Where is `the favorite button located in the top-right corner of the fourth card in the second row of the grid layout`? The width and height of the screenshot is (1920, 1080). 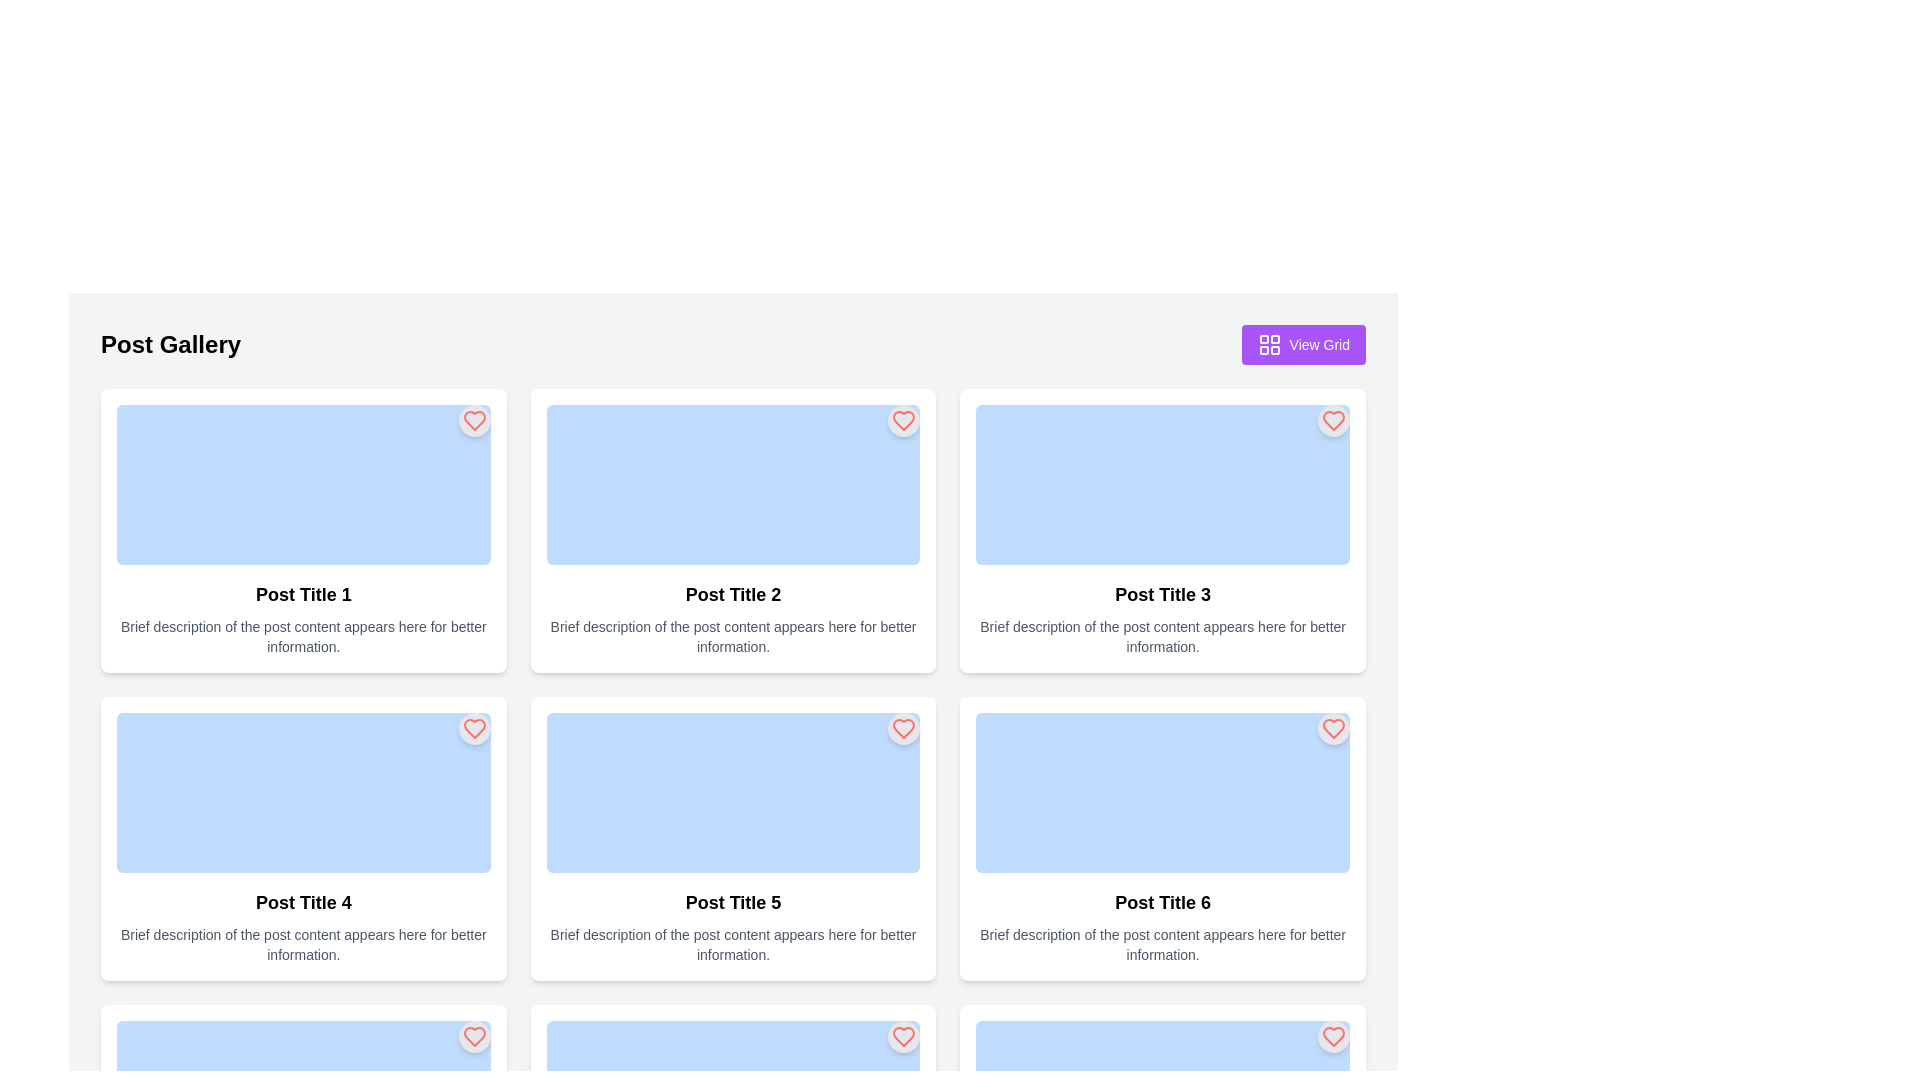
the favorite button located in the top-right corner of the fourth card in the second row of the grid layout is located at coordinates (473, 729).